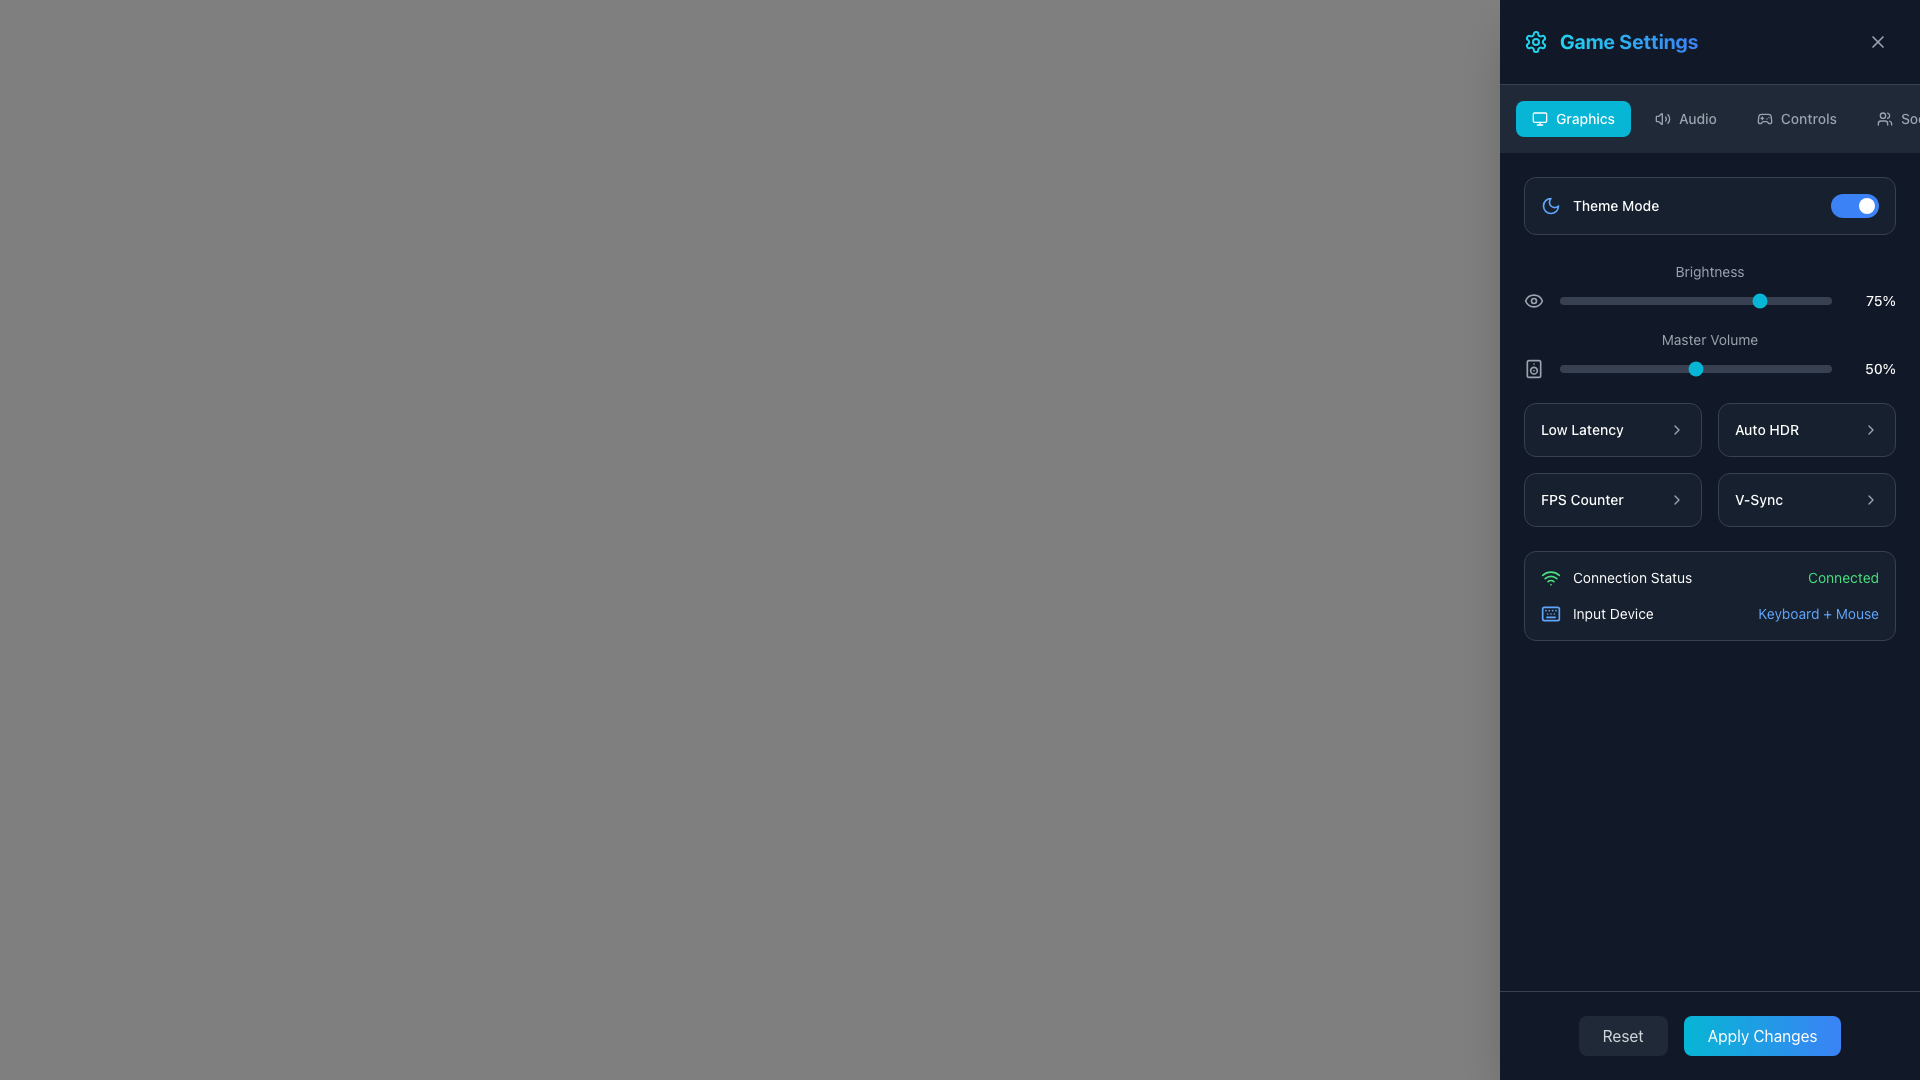 This screenshot has height=1080, width=1920. I want to click on the text label that reads 'Keyboard + Mouse', styled in a small font size and blue color, located in the lower-right quadrant of the interface, to the right of the label 'Input Device', so click(1818, 612).